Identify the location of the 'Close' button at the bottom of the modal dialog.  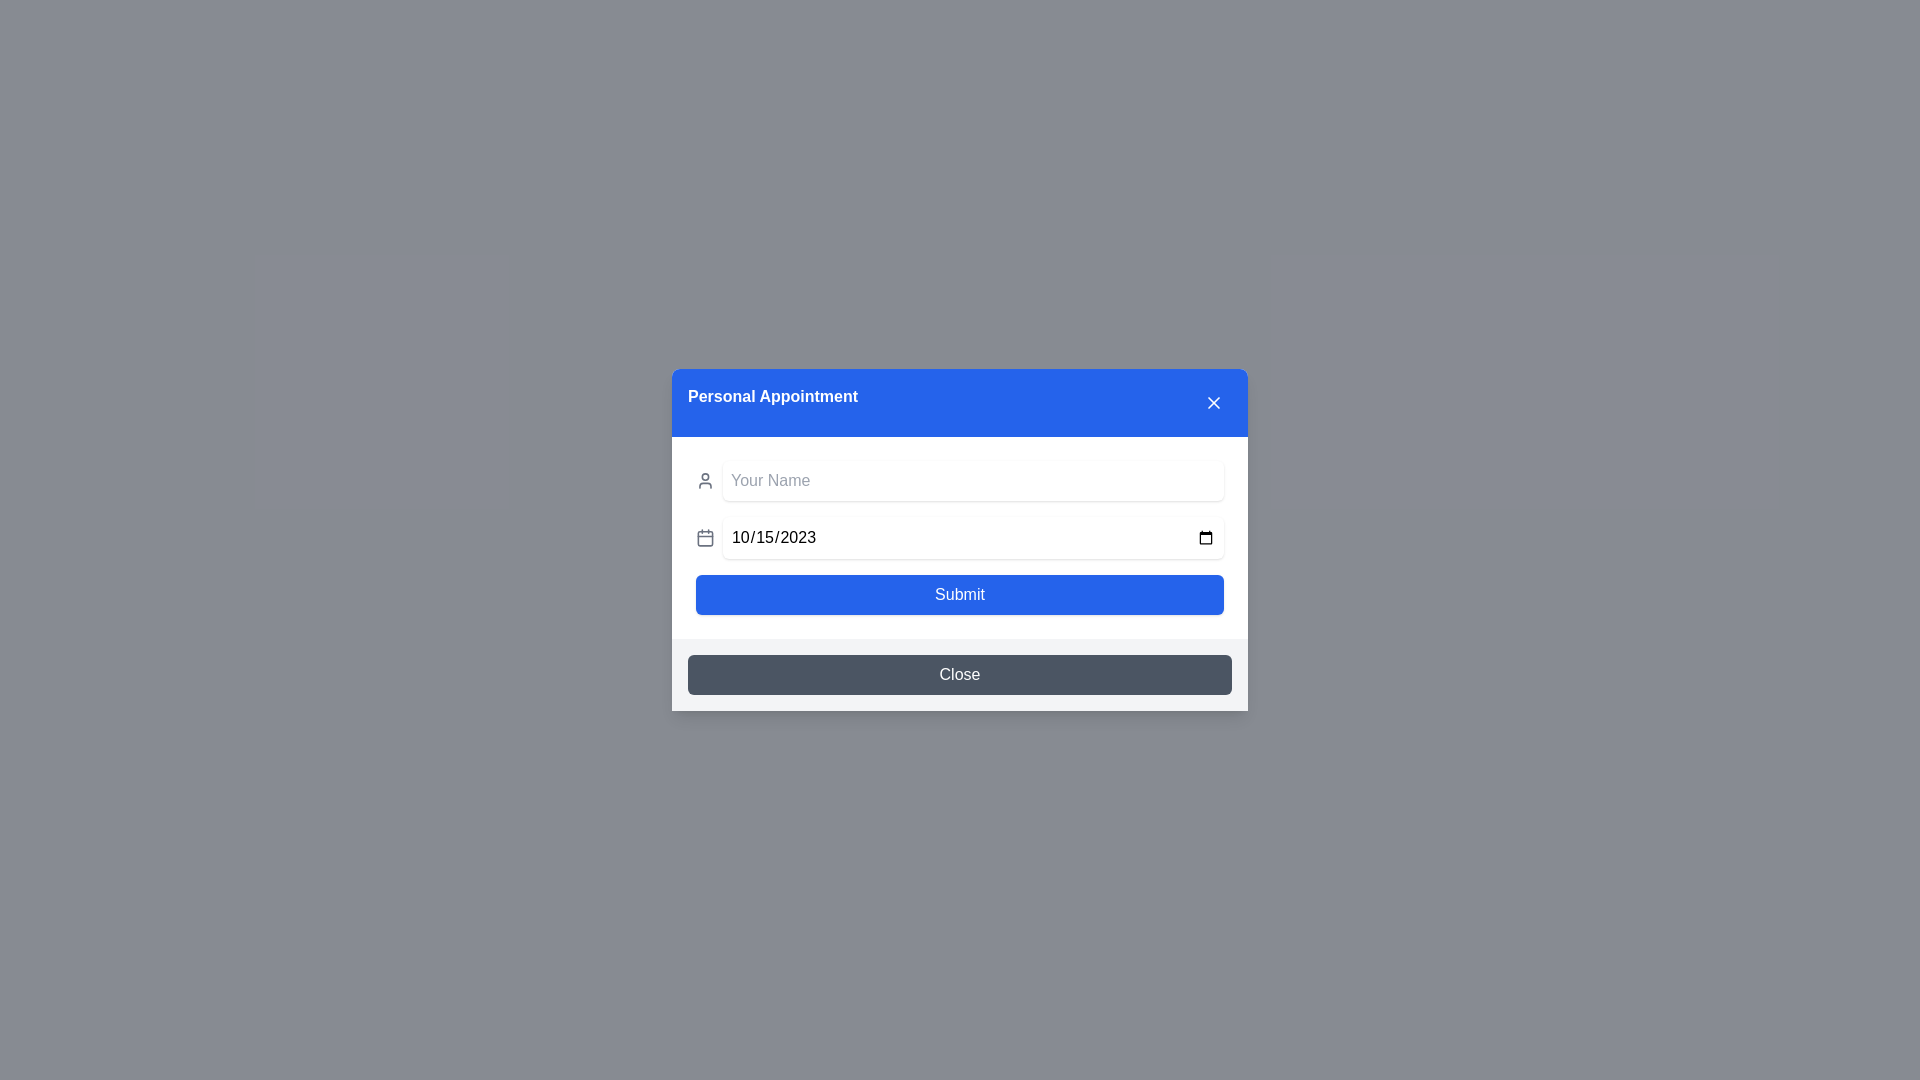
(960, 675).